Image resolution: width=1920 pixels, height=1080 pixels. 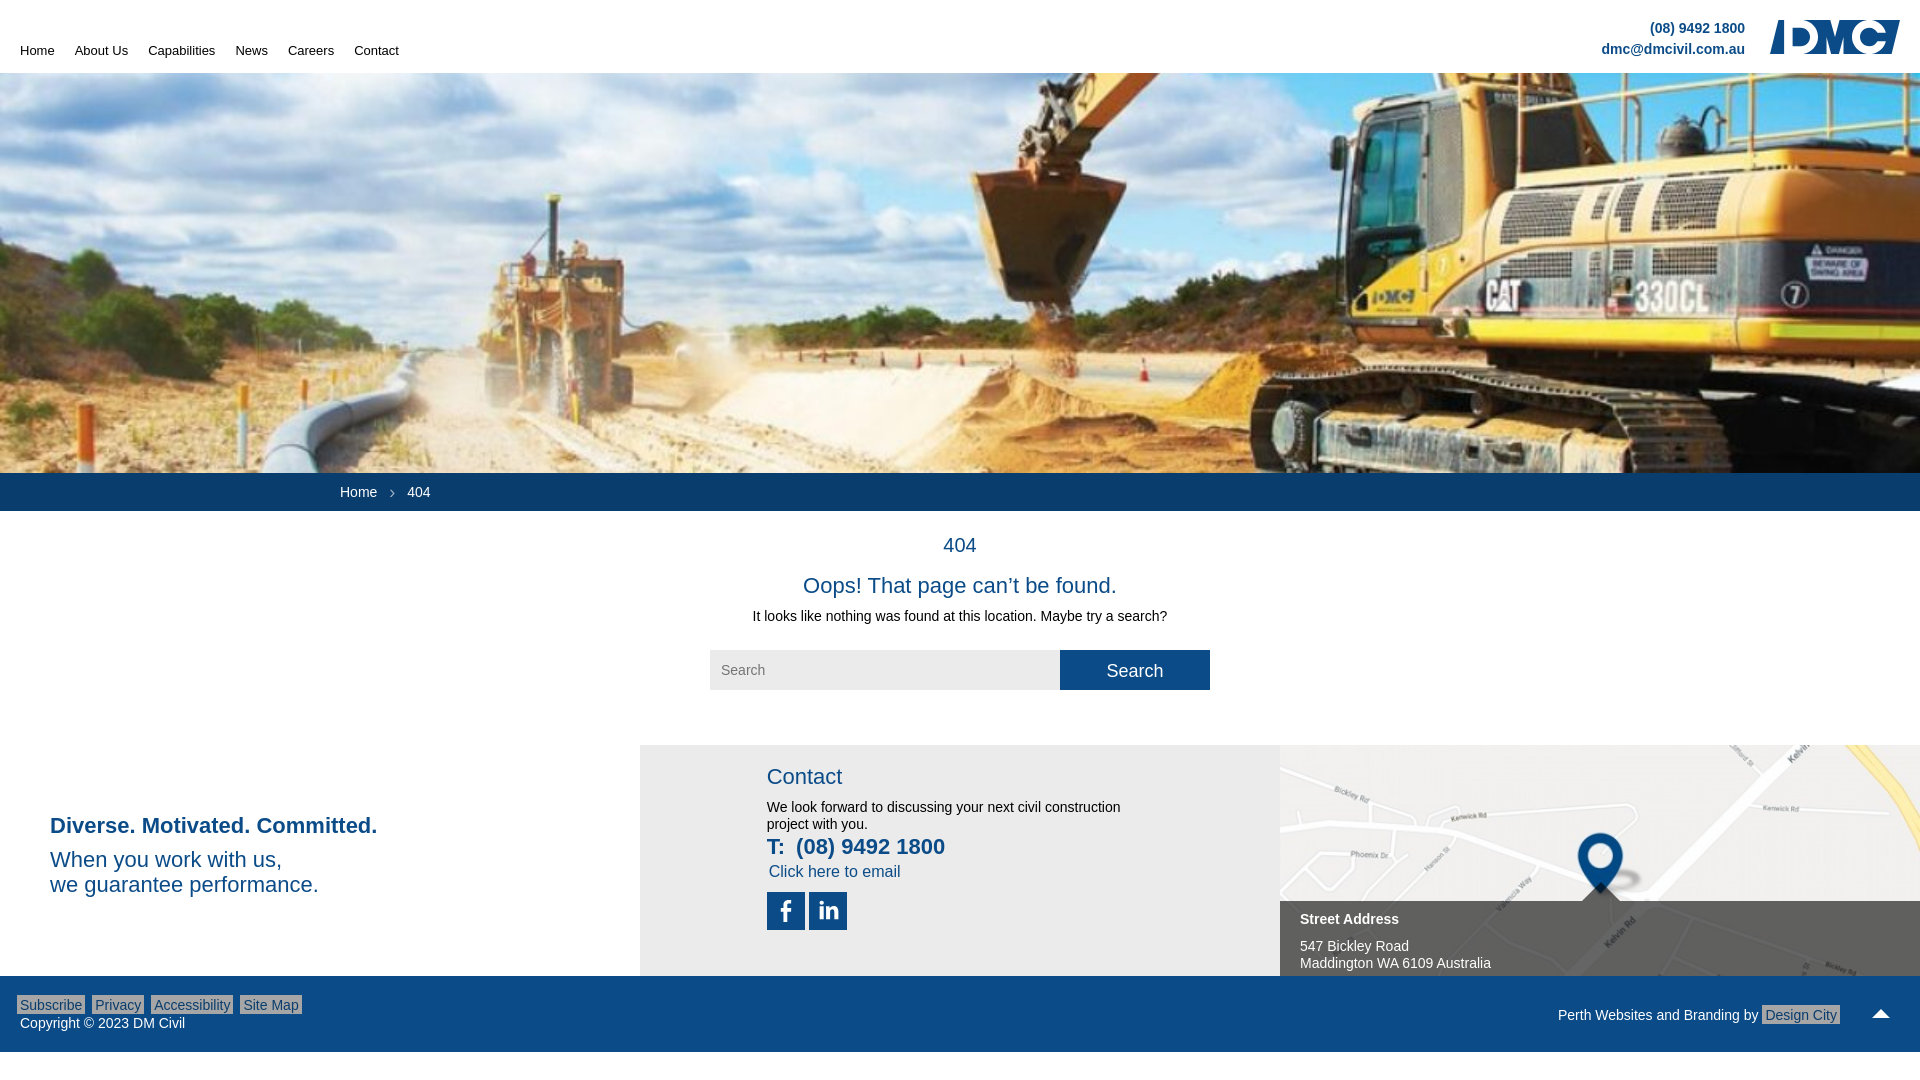 I want to click on 'Home', so click(x=358, y=492).